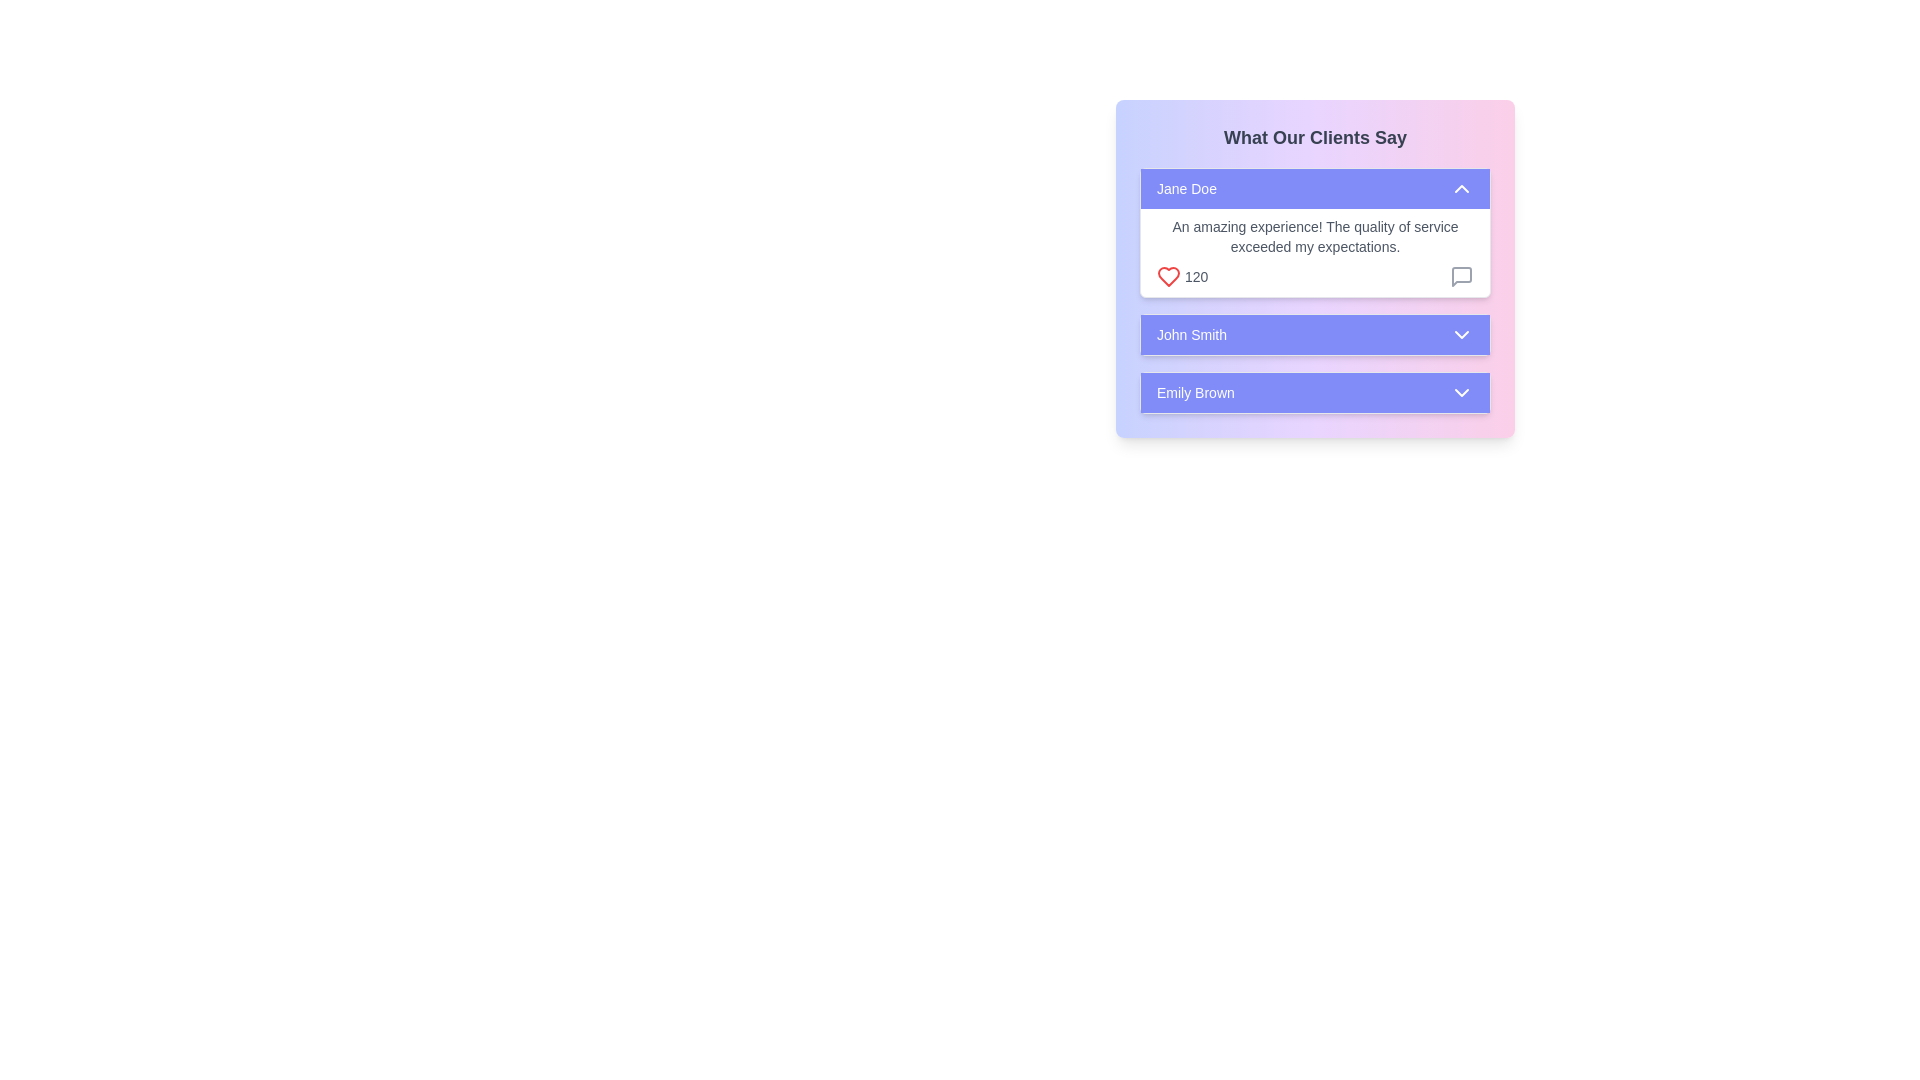 The image size is (1920, 1080). Describe the element at coordinates (1315, 235) in the screenshot. I see `the text element displaying 'An amazing experience! The quality of service exceeded my expectations.' in the testimonial section labeled 'What Our Clients Say'` at that location.